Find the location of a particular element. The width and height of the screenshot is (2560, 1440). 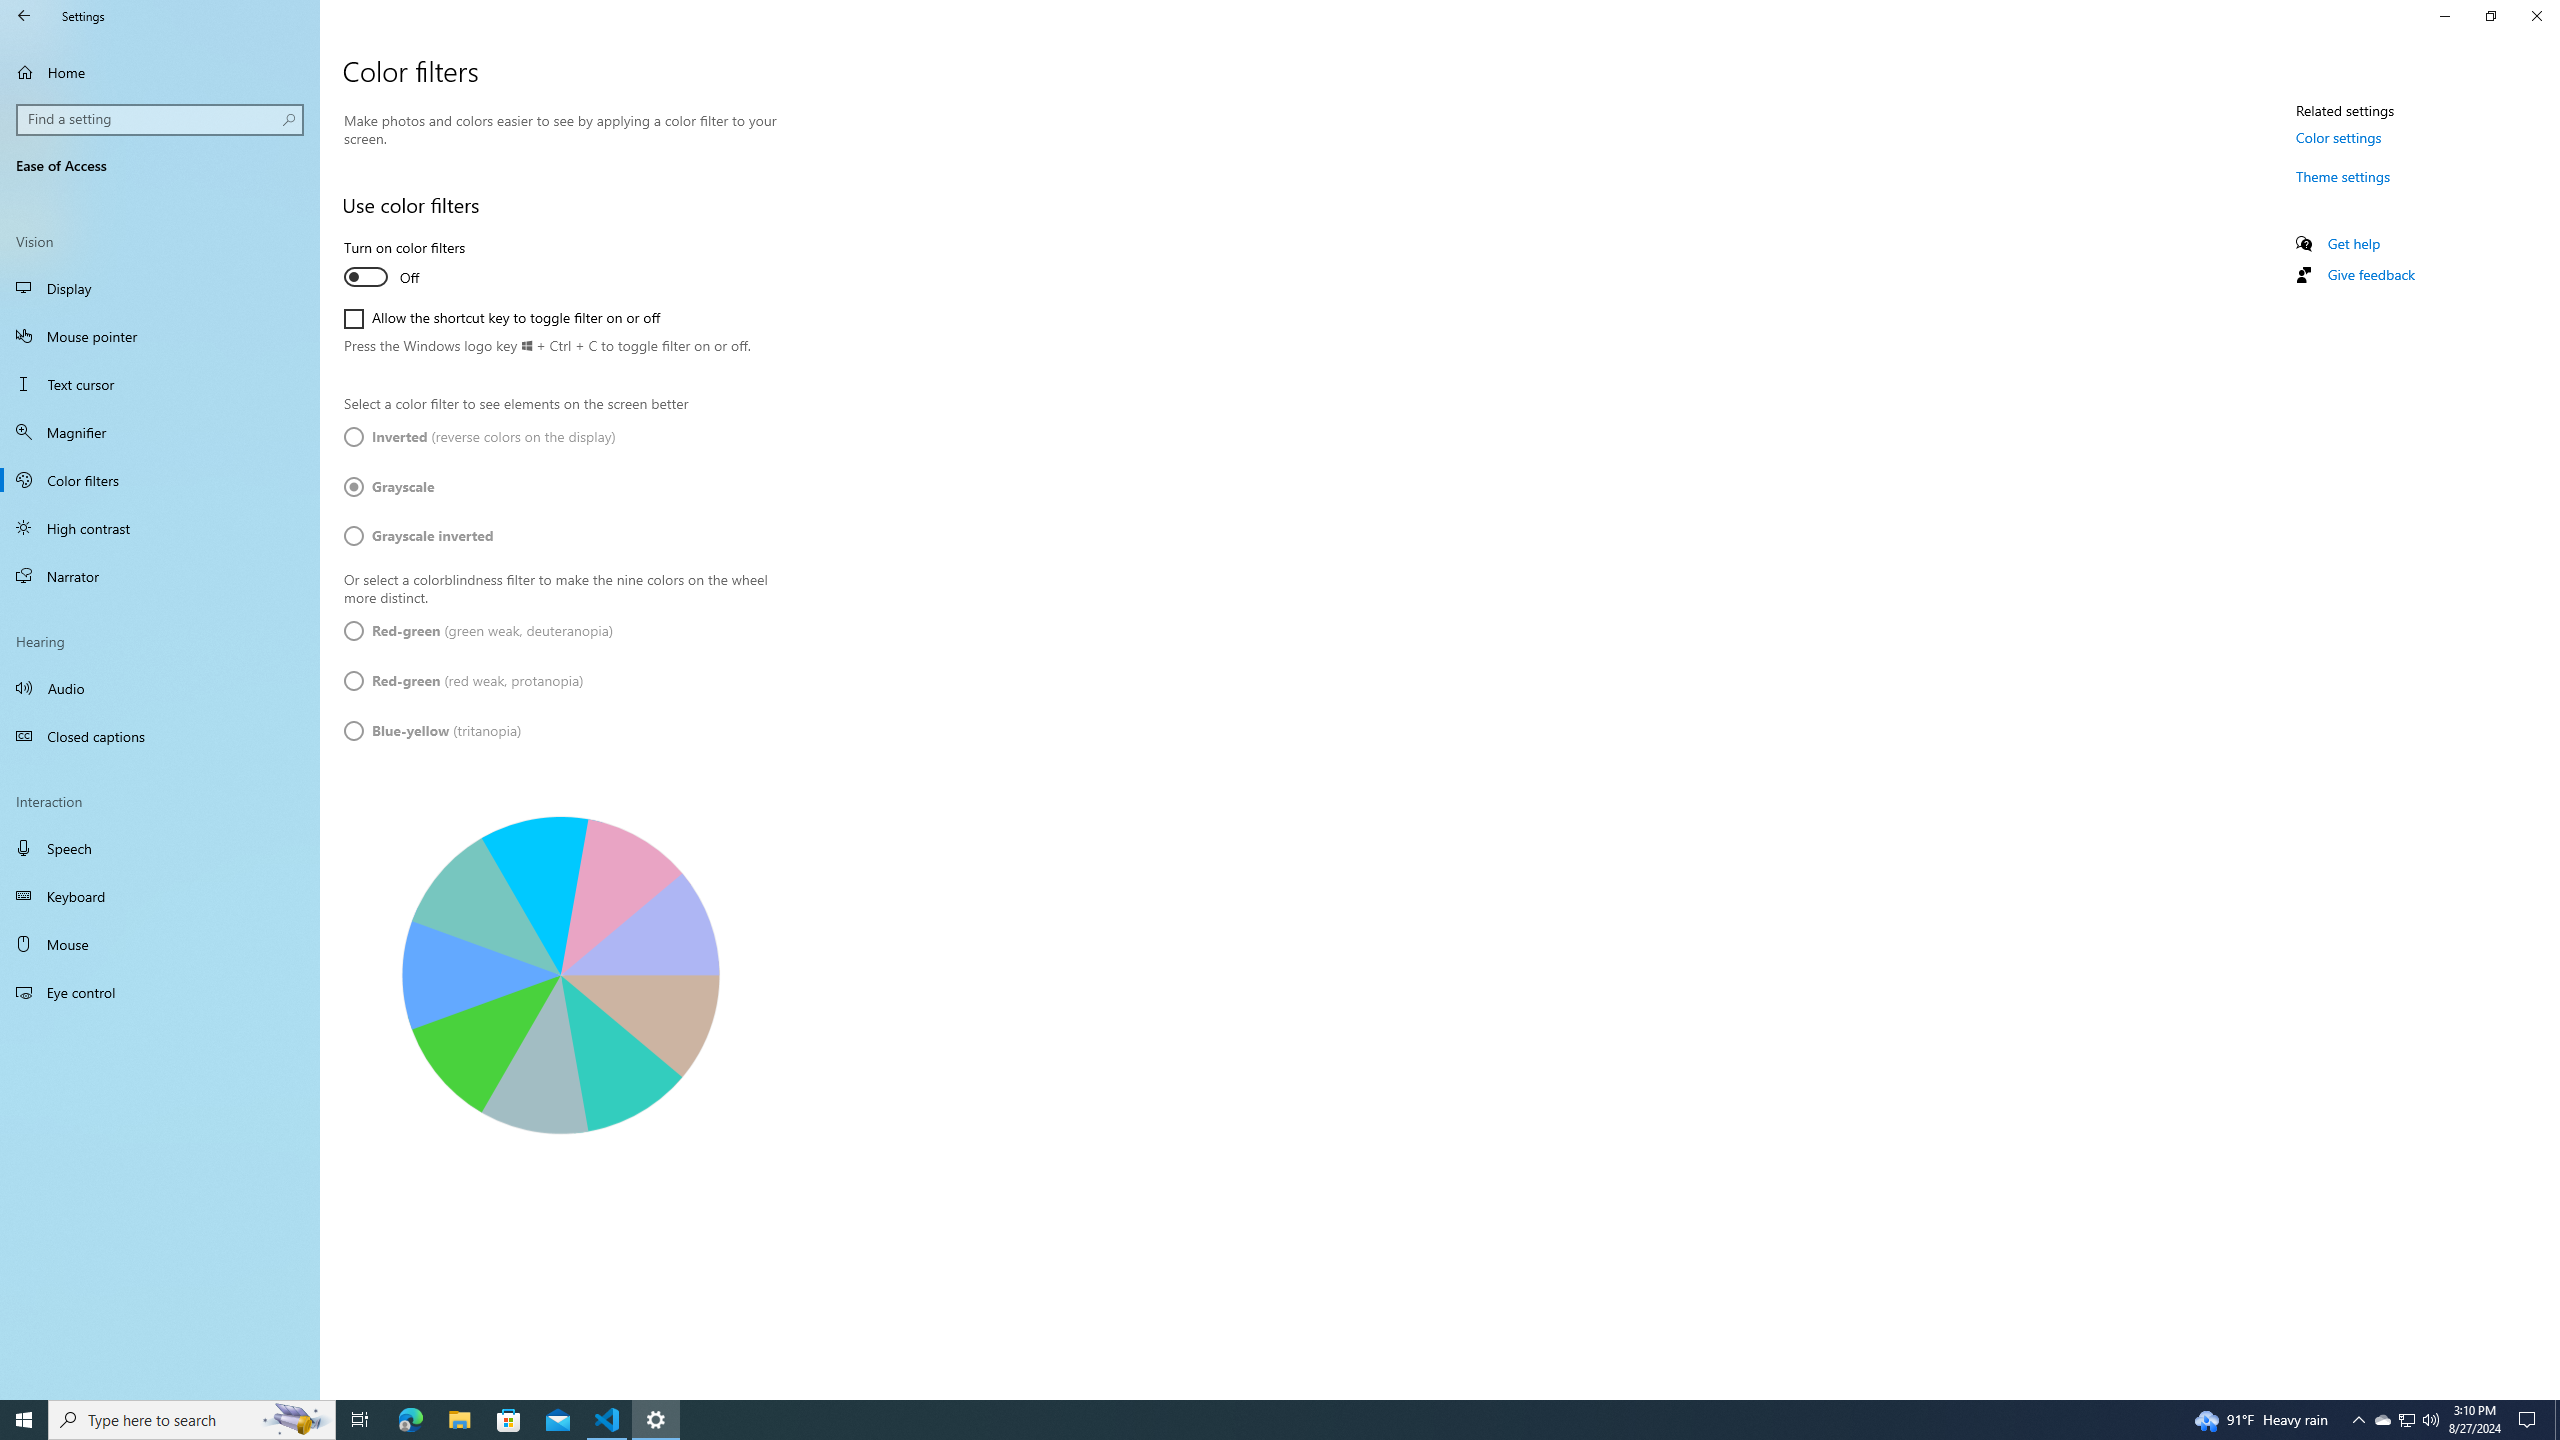

'Microsoft Edge' is located at coordinates (409, 1418).